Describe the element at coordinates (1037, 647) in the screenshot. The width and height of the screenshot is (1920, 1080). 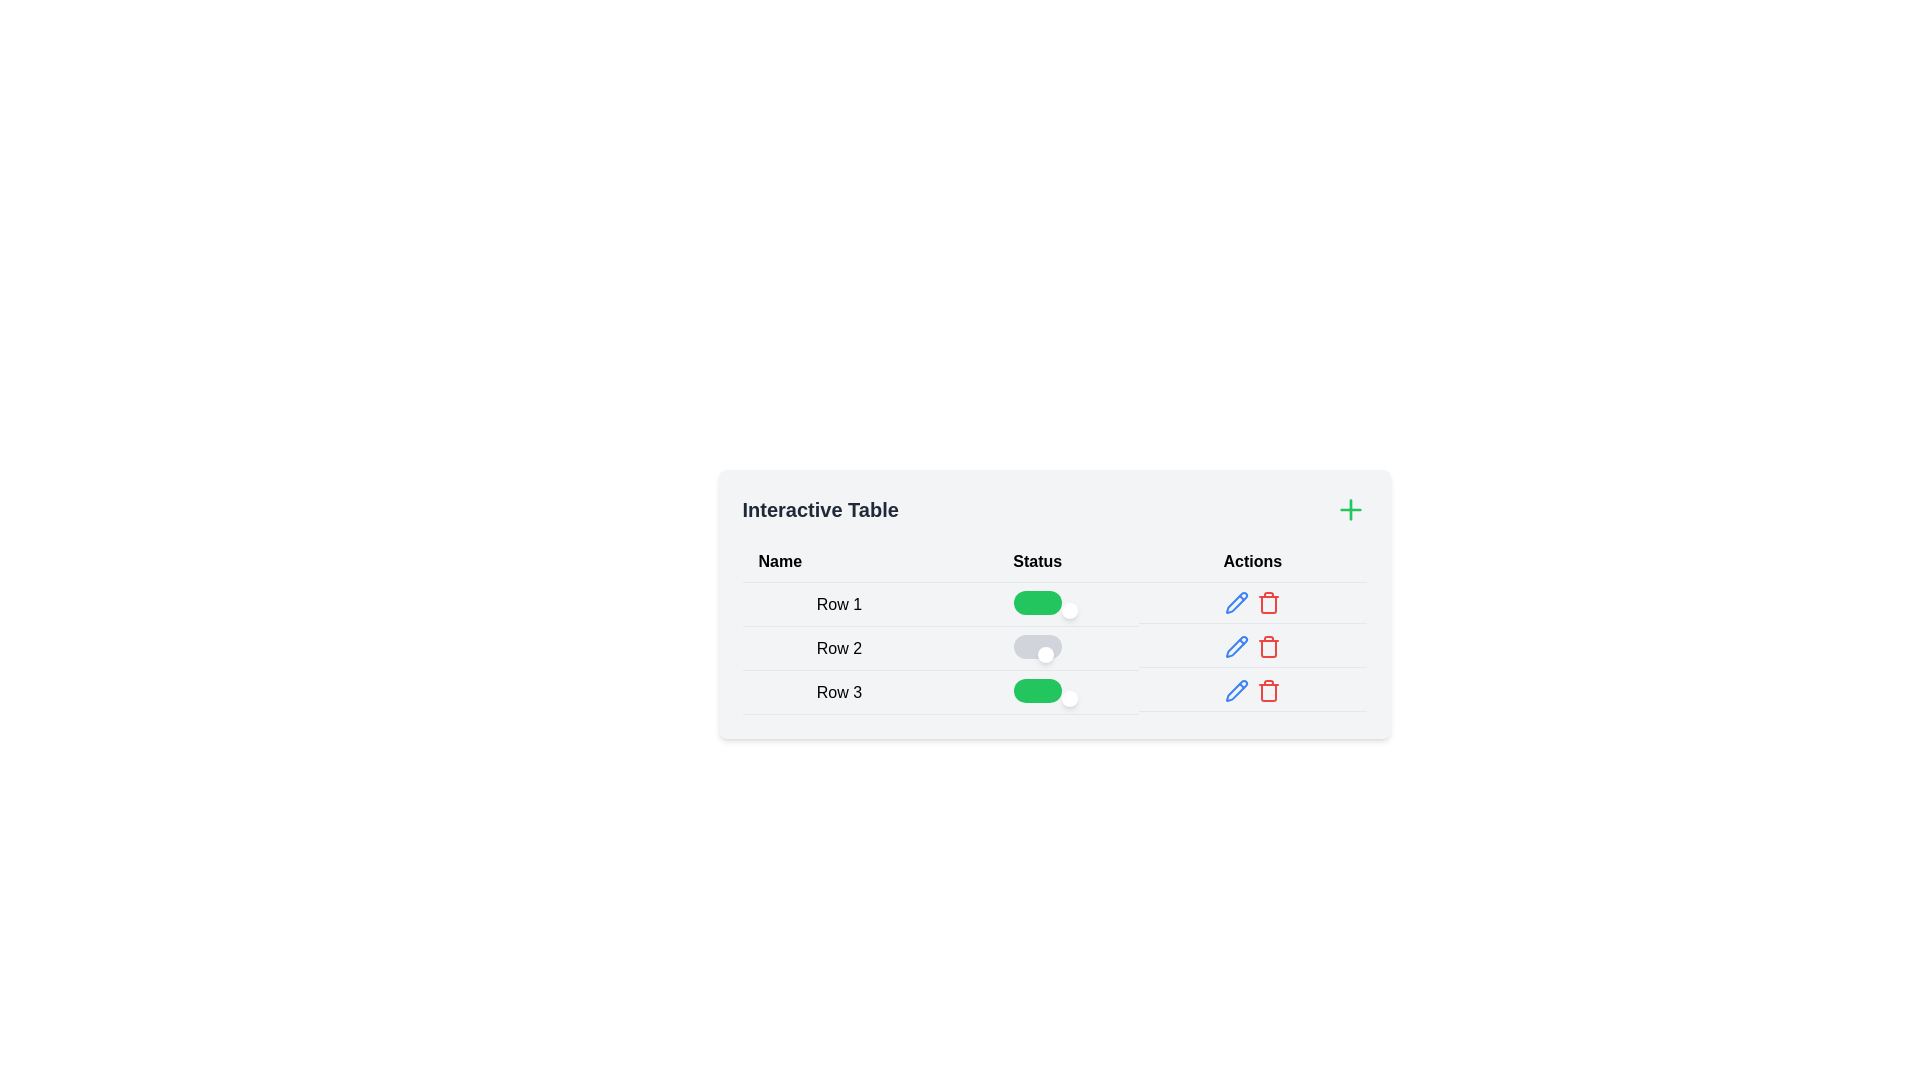
I see `the toggle switch located in the 'Status' column of the second row of the table` at that location.